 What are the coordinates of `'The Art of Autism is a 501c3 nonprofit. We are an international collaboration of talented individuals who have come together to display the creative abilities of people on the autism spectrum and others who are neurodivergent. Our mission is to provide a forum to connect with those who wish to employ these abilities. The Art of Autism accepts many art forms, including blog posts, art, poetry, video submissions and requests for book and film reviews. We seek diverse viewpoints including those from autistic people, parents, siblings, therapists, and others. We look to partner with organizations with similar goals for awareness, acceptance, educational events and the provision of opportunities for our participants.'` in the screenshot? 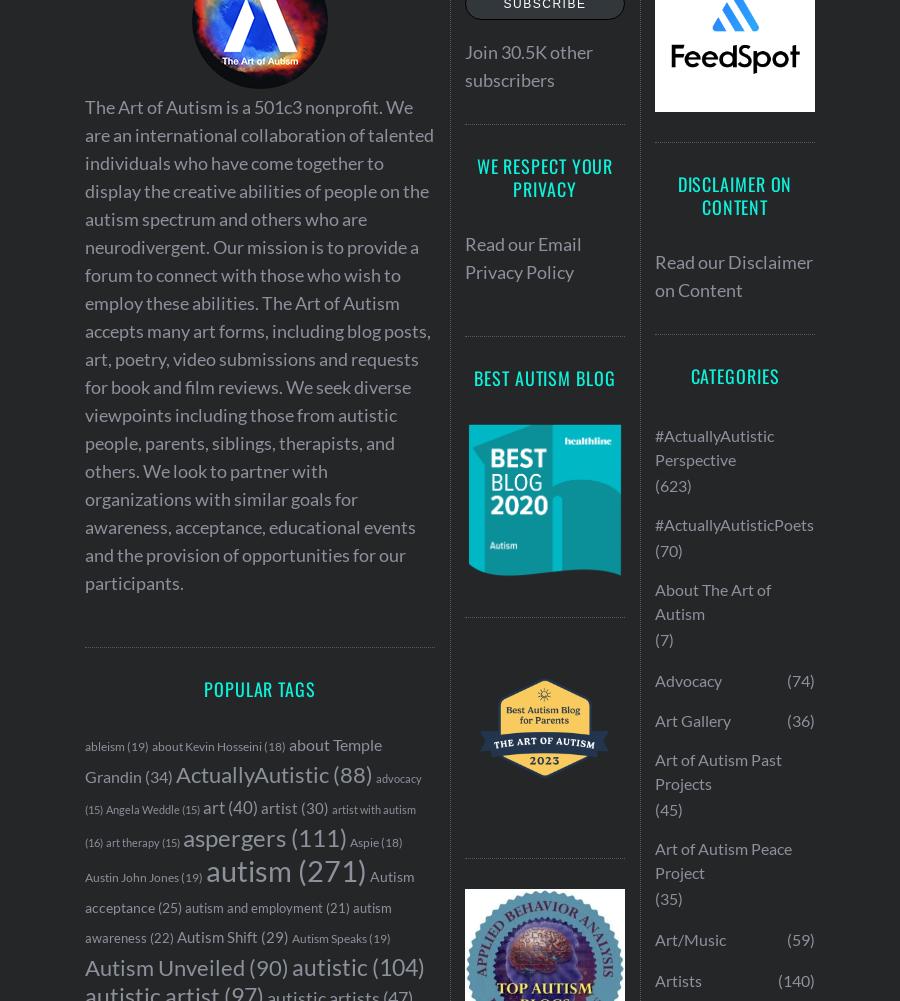 It's located at (258, 344).